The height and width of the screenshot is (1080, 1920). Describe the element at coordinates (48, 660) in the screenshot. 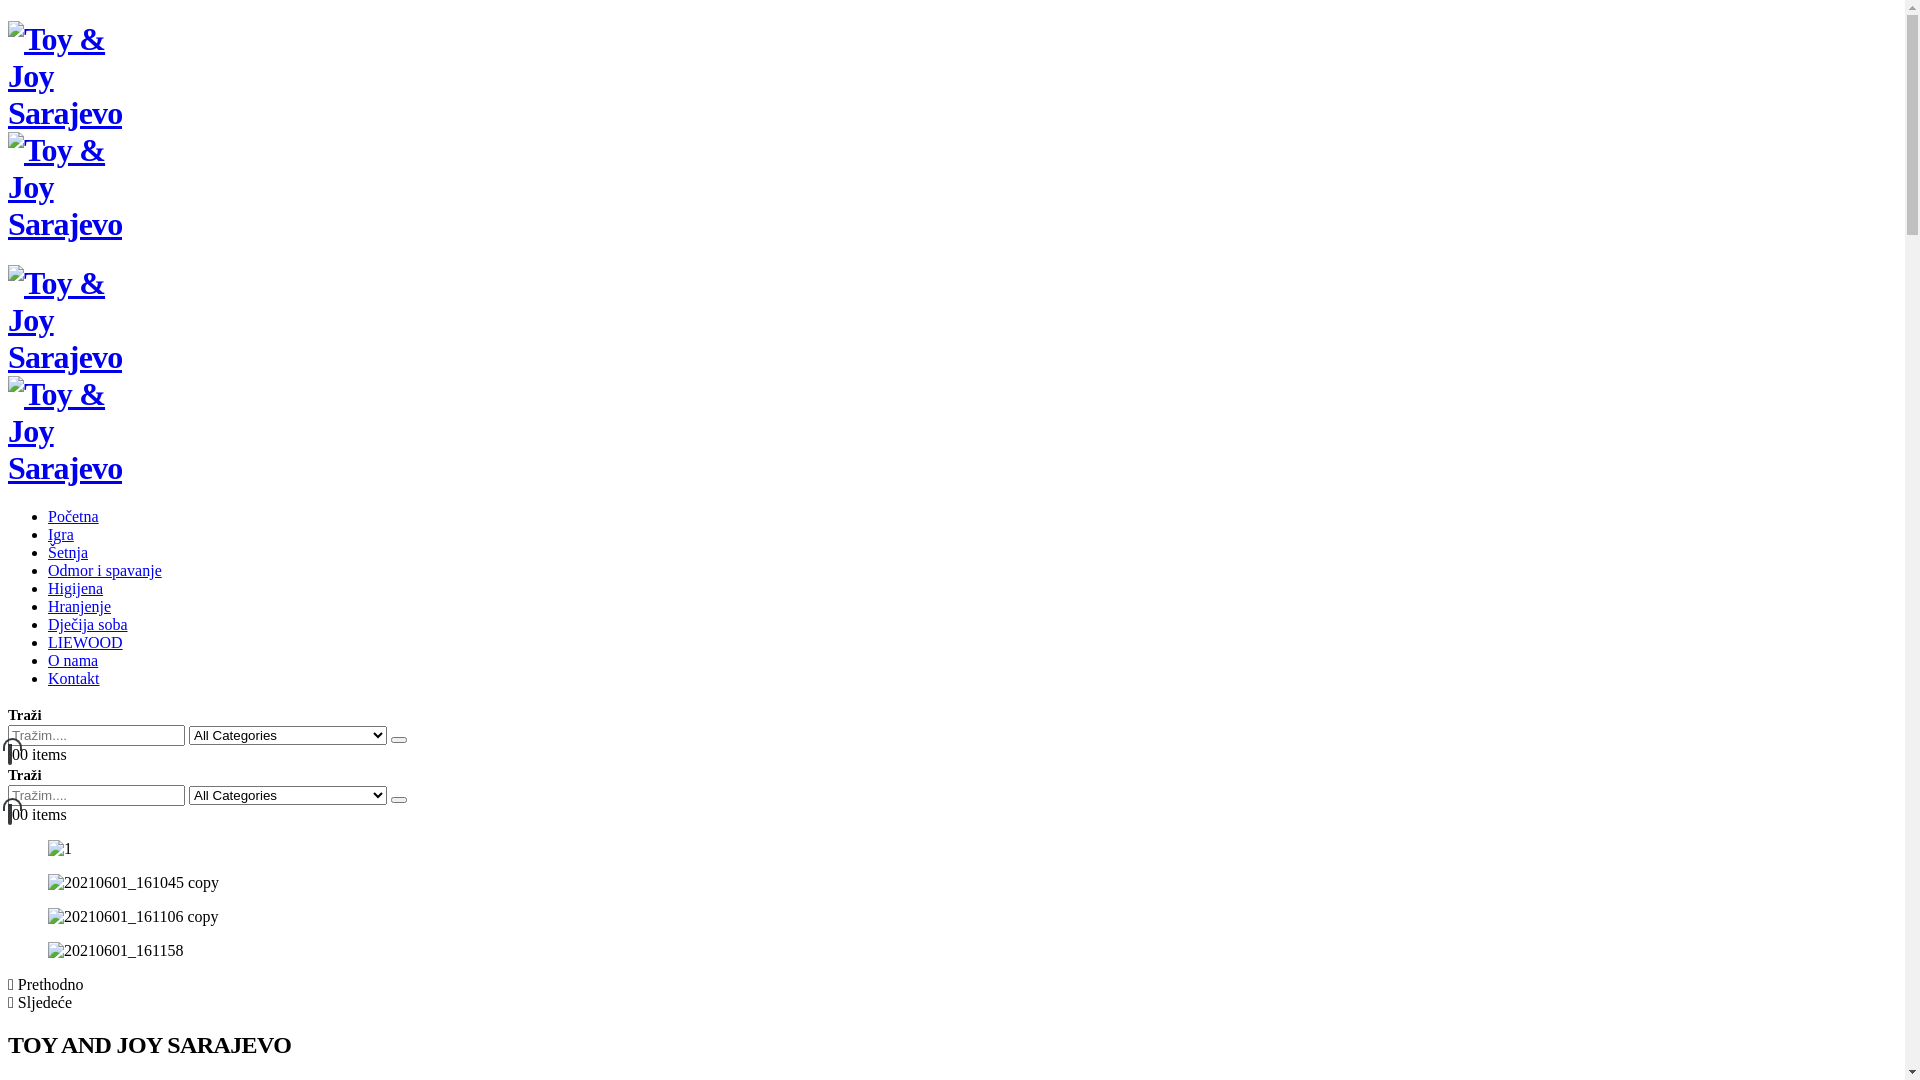

I see `'O nama'` at that location.